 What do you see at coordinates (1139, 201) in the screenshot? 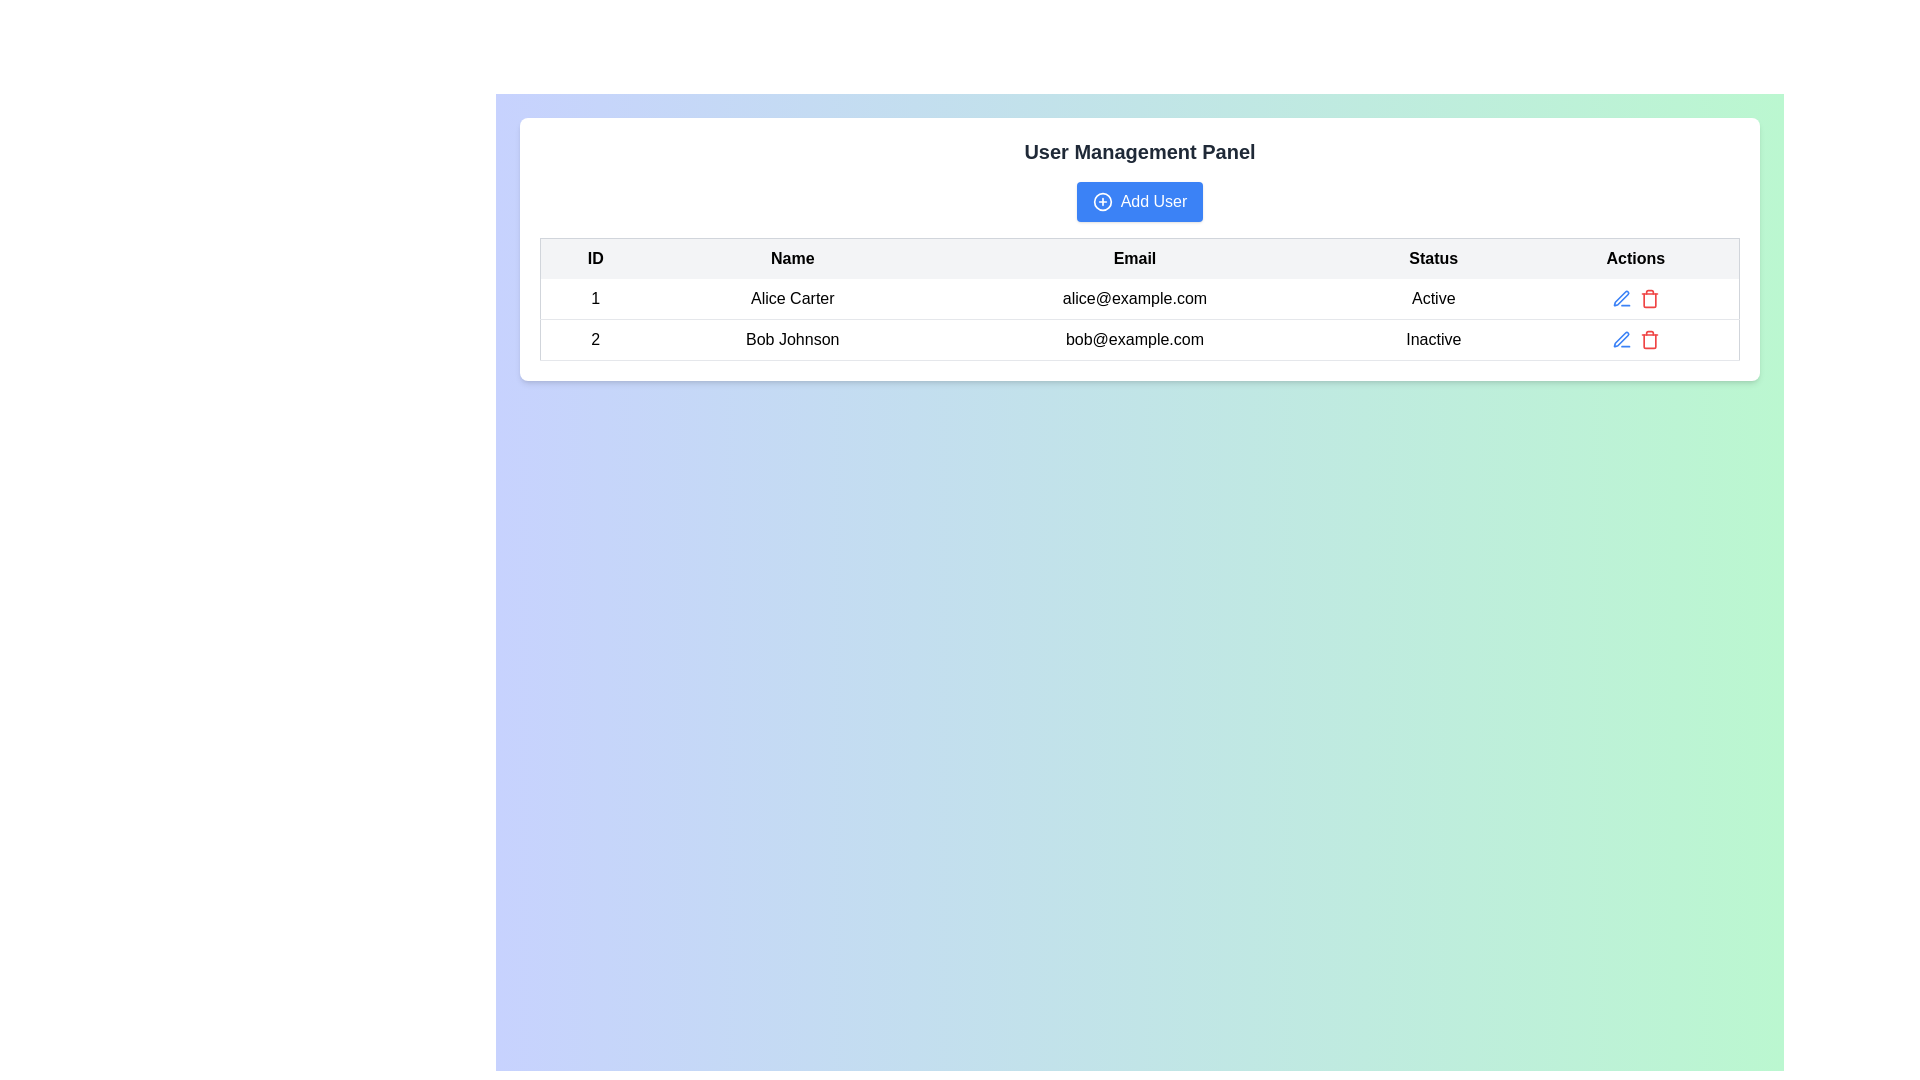
I see `the 'Add User' button located below the 'User Management Panel' heading to observe any hover effect` at bounding box center [1139, 201].